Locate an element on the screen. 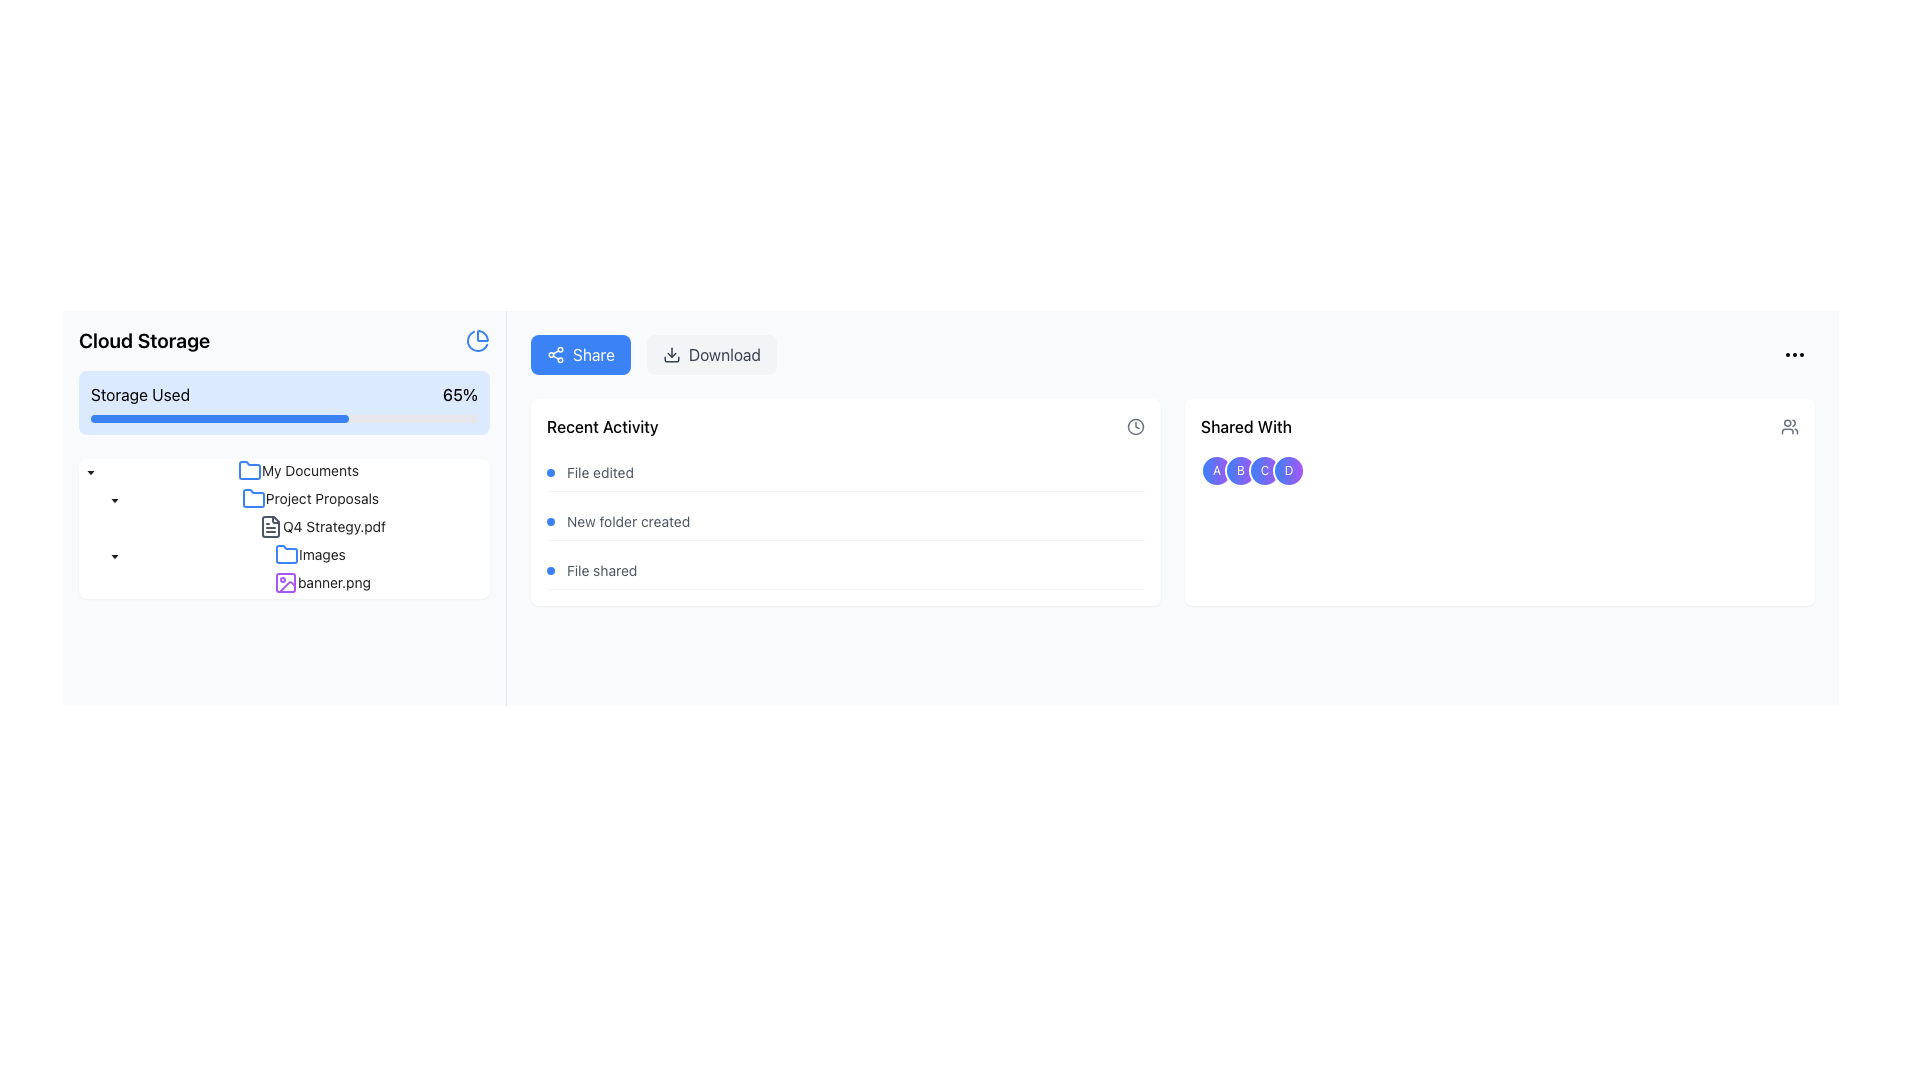 This screenshot has width=1920, height=1080. on the TreeView item labeled 'Q4 Strategy.pdf' is located at coordinates (283, 526).